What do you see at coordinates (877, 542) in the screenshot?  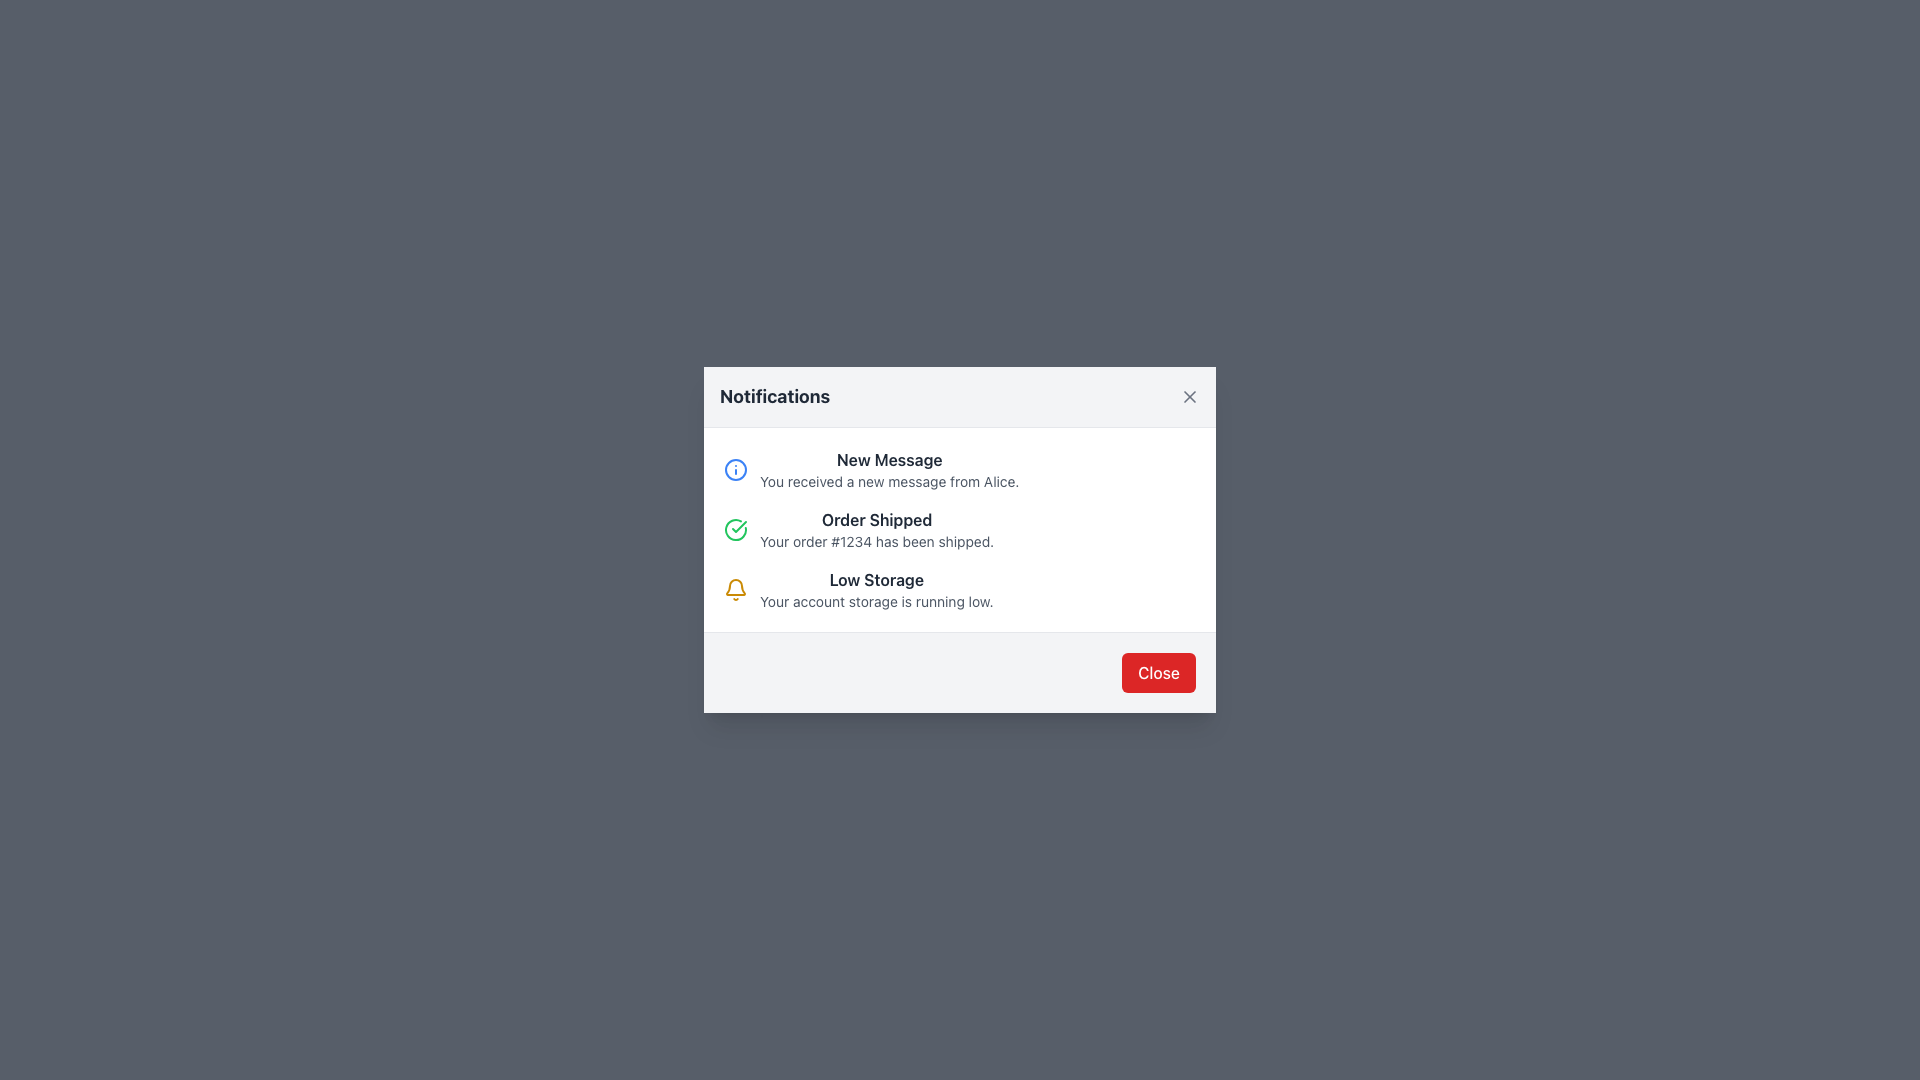 I see `message displaying 'Your order #1234 has been shipped.' located below the 'Order Shipped' heading in the notification panel` at bounding box center [877, 542].